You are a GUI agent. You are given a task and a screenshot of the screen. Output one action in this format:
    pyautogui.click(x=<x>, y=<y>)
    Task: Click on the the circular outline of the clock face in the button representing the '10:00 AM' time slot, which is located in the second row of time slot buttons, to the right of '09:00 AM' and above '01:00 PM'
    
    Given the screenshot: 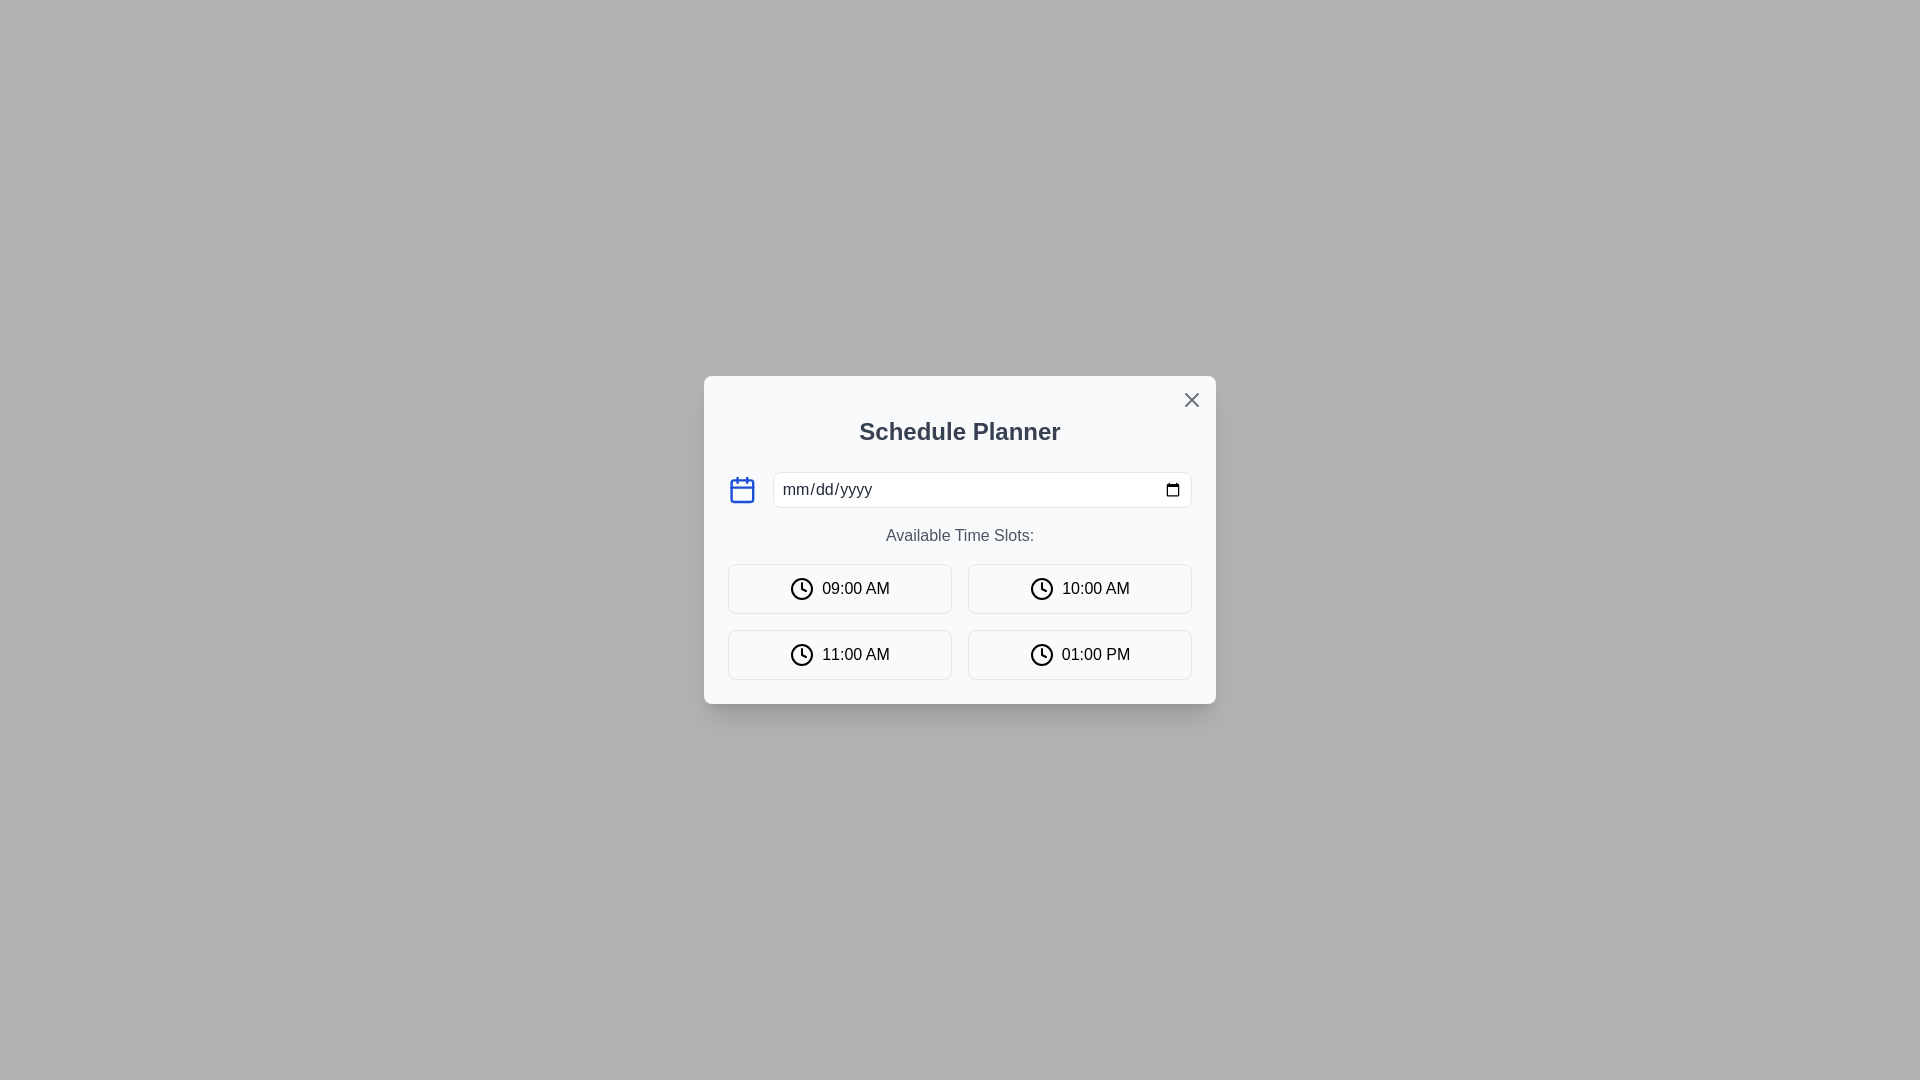 What is the action you would take?
    pyautogui.click(x=1041, y=588)
    